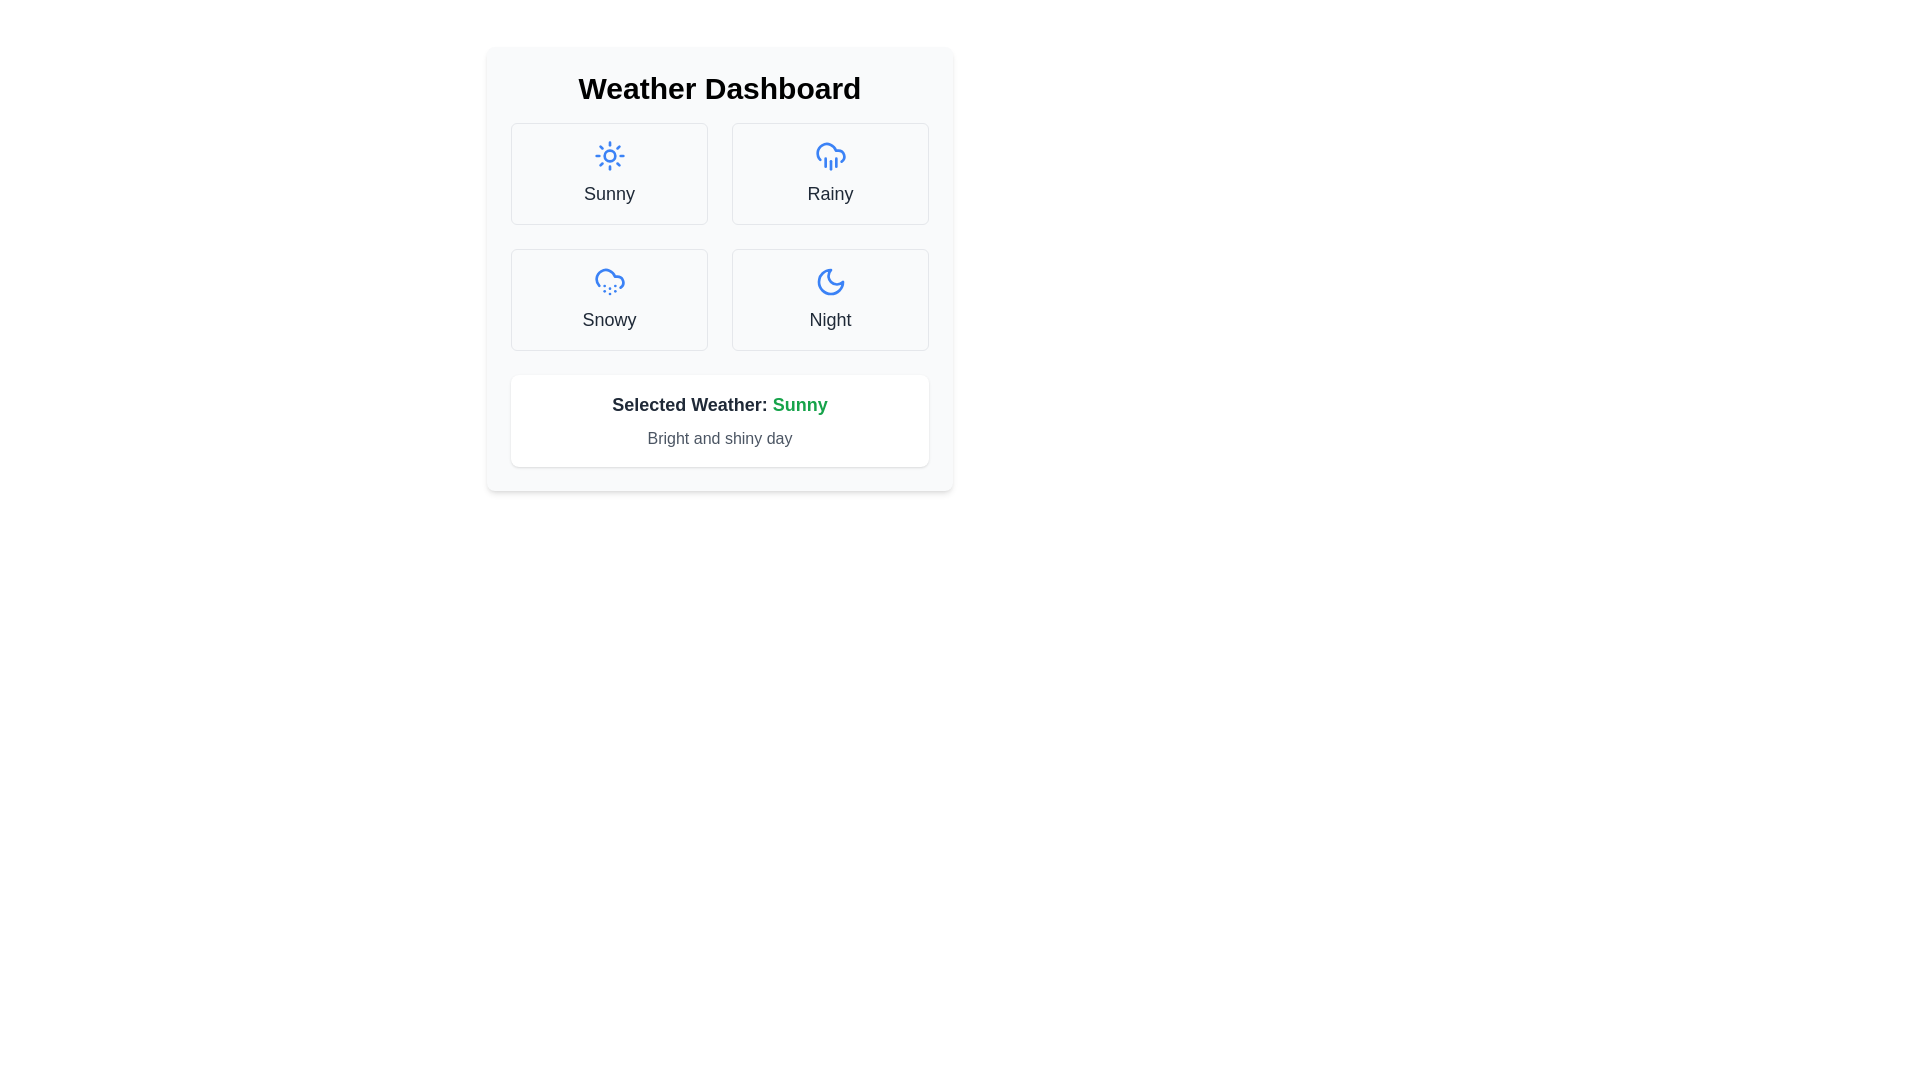 This screenshot has height=1080, width=1920. What do you see at coordinates (720, 438) in the screenshot?
I see `the text element reading 'Bright and shiny day', which is styled in gray and located under the section titled 'Selected Weather: Sunny'` at bounding box center [720, 438].